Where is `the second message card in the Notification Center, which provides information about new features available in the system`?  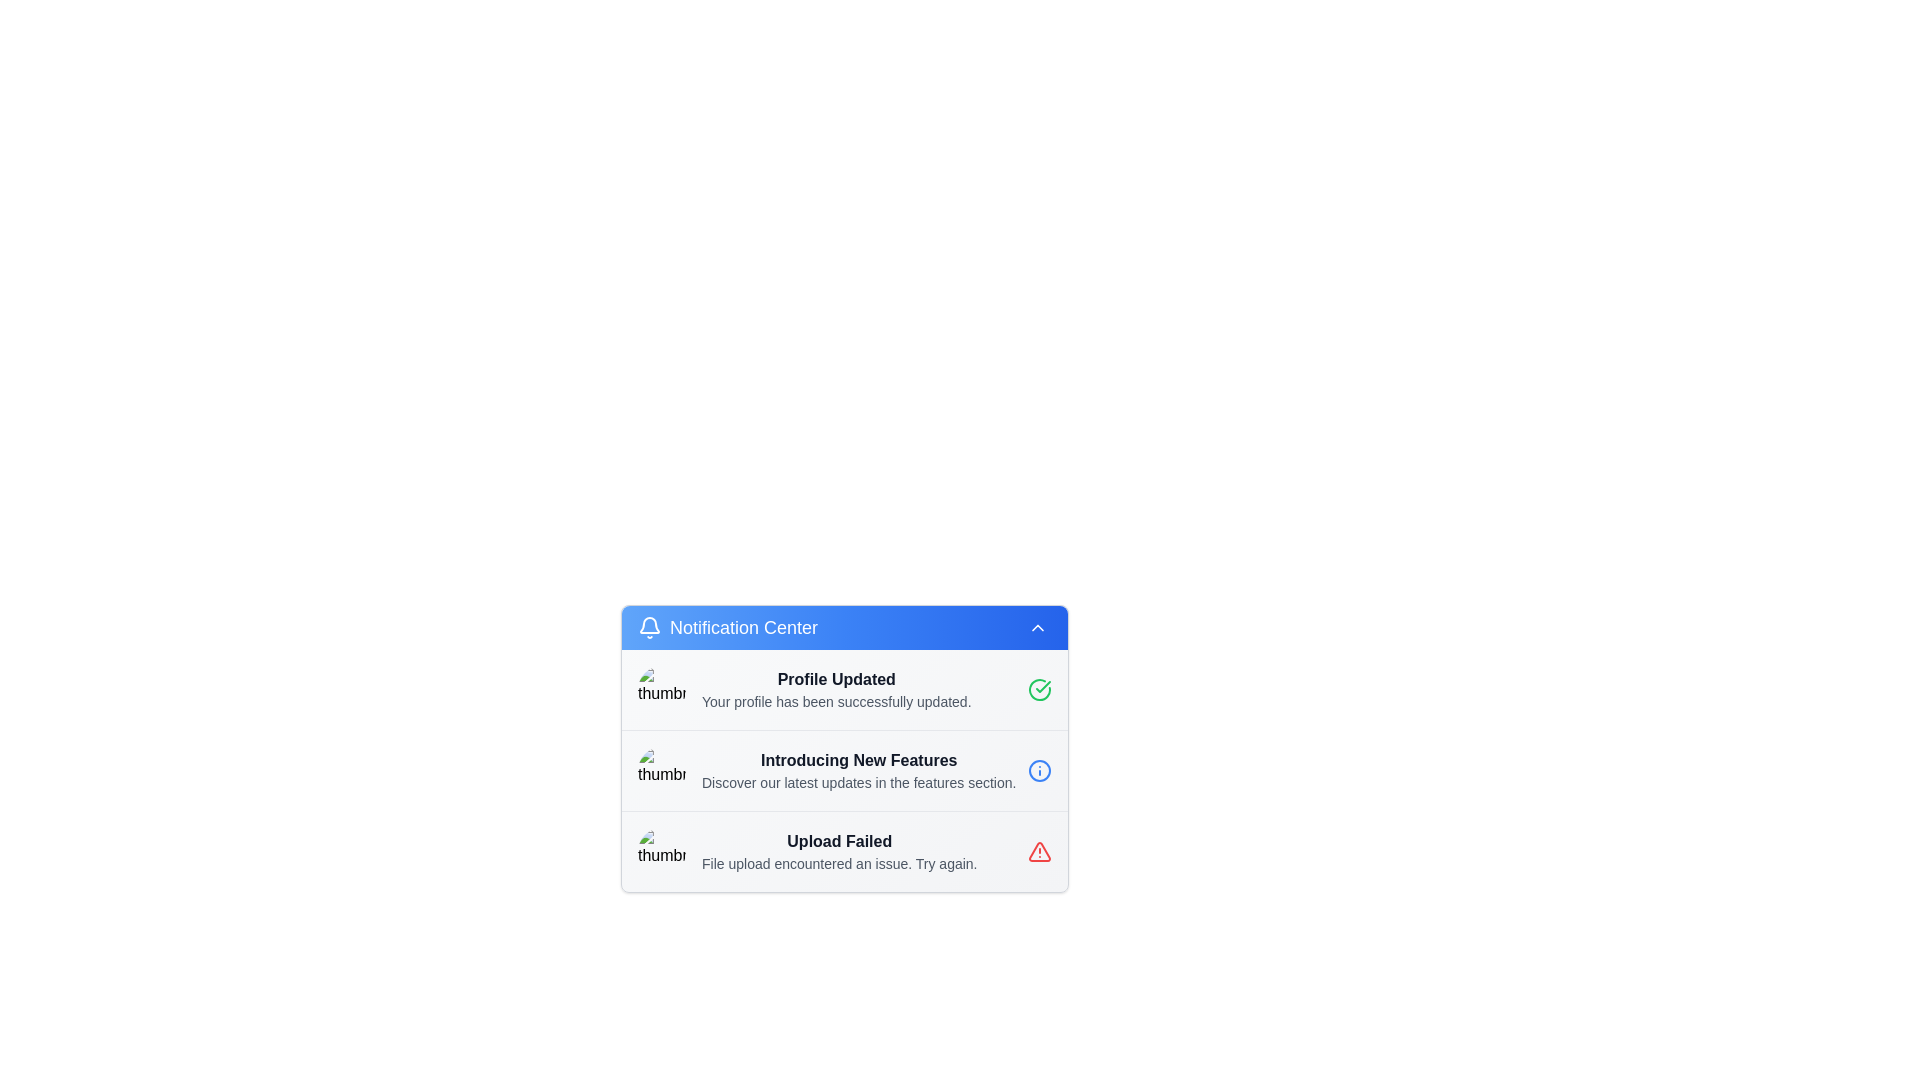 the second message card in the Notification Center, which provides information about new features available in the system is located at coordinates (844, 770).